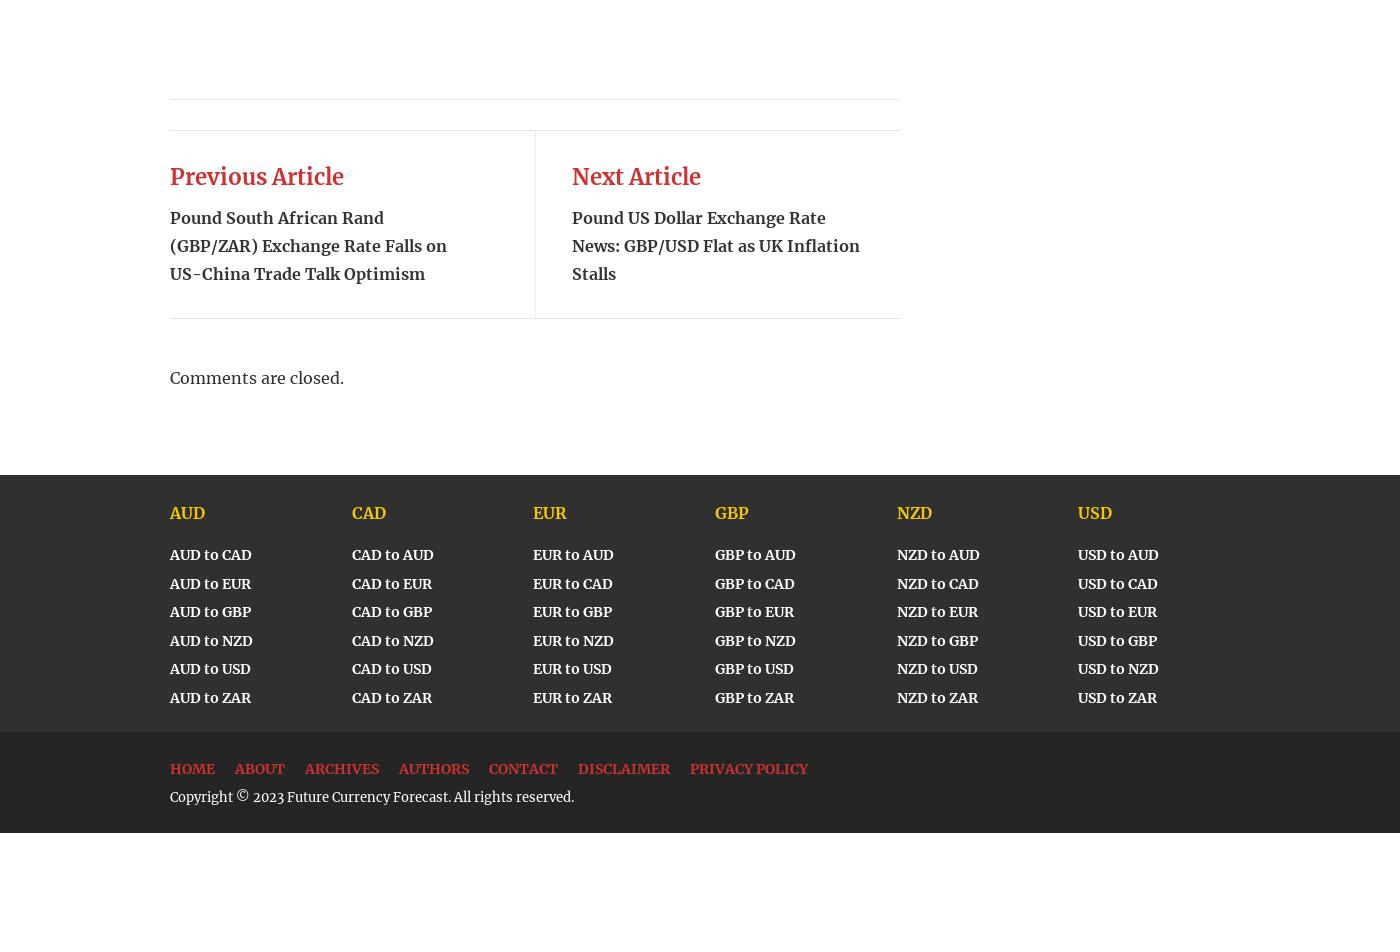 Image resolution: width=1400 pixels, height=952 pixels. I want to click on 'AUD to GBP', so click(210, 612).